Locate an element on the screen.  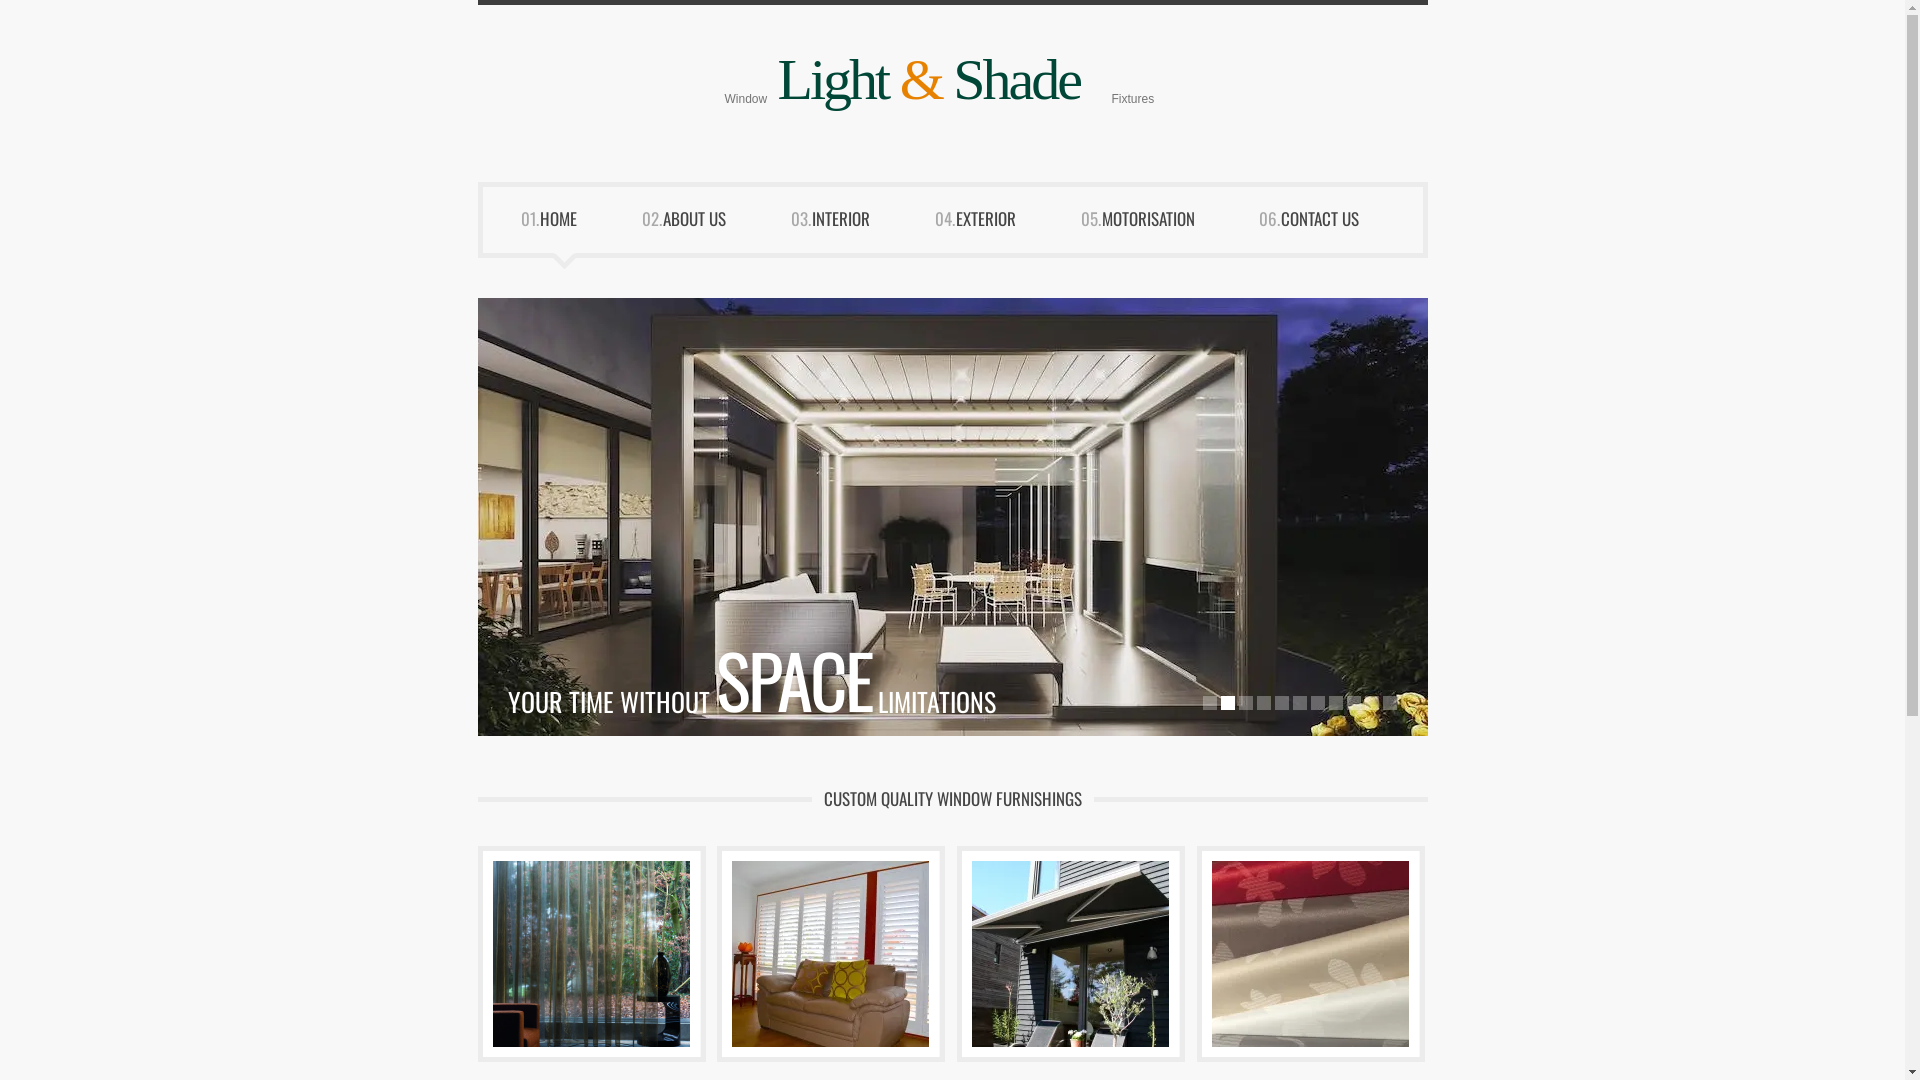
'1' is located at coordinates (1208, 701).